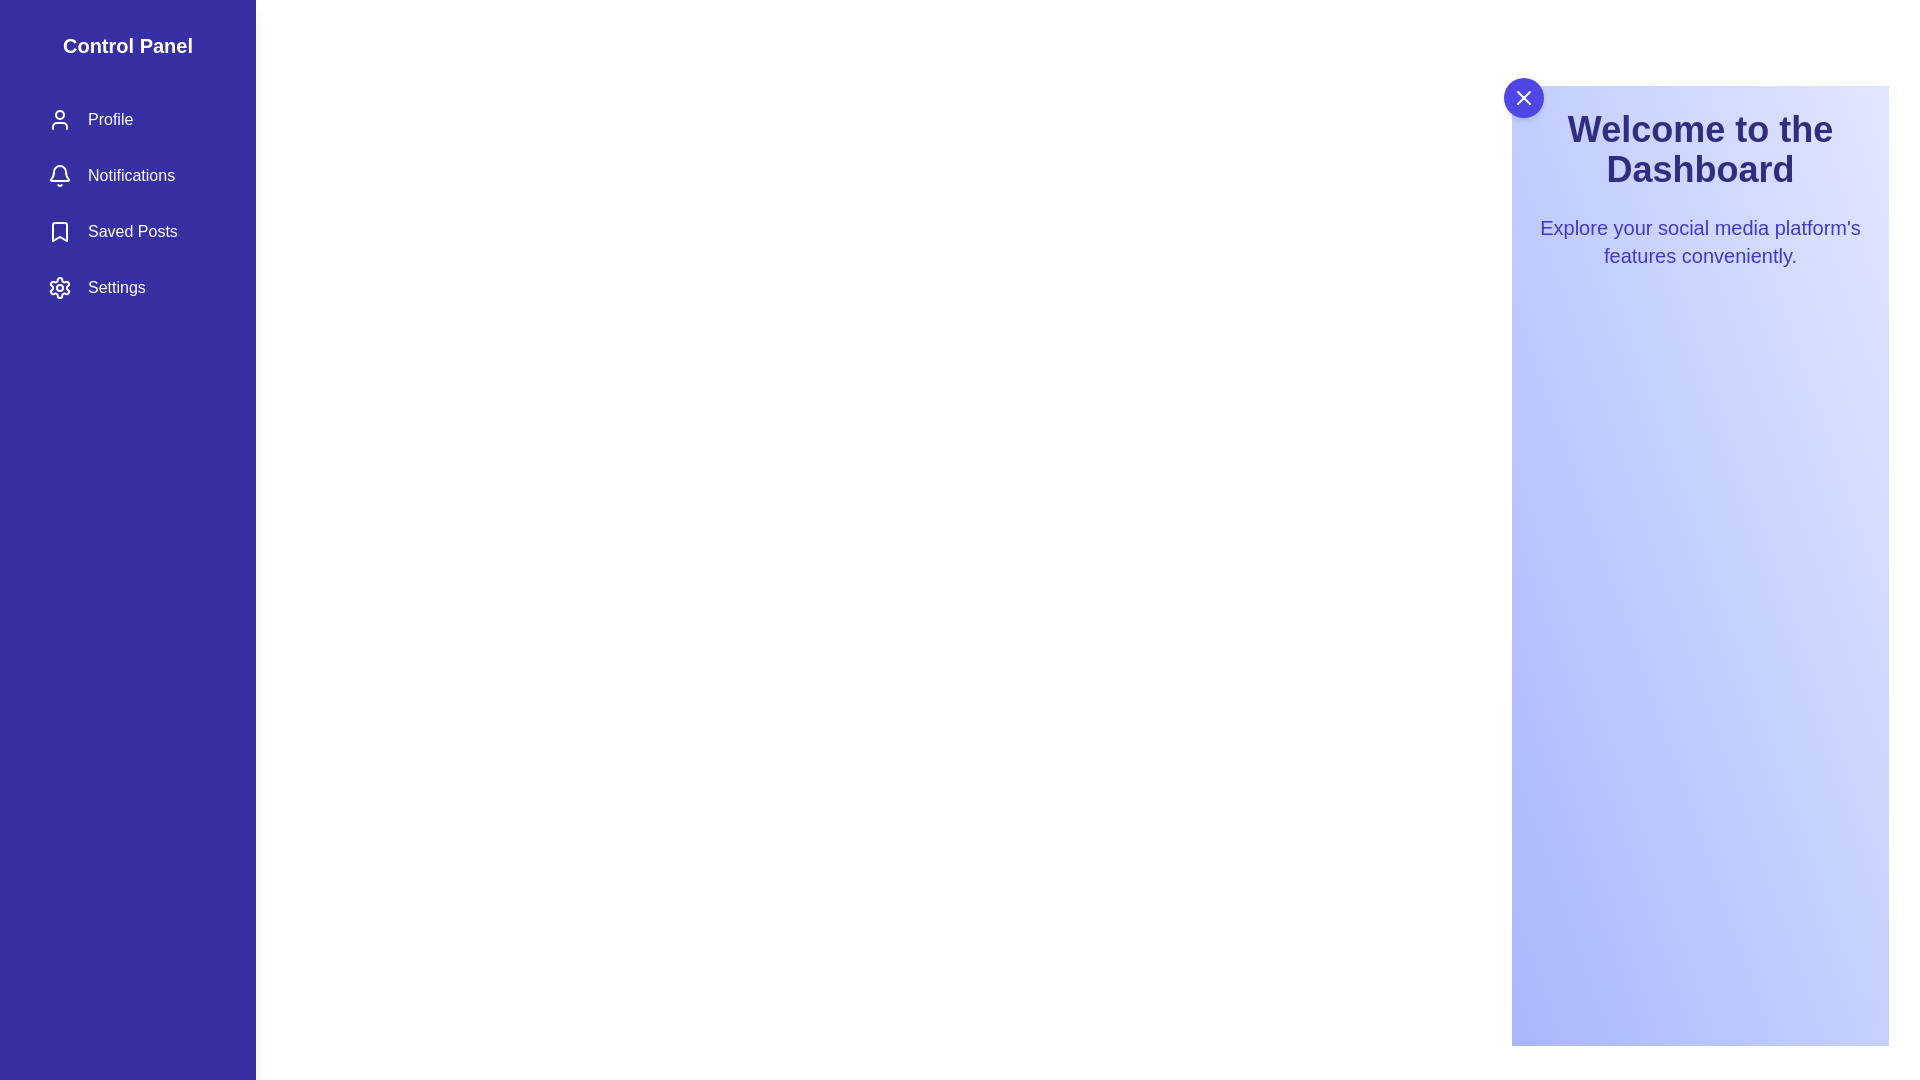 The width and height of the screenshot is (1920, 1080). What do you see at coordinates (1522, 97) in the screenshot?
I see `the toggle button to change the visibility of the side drawer` at bounding box center [1522, 97].